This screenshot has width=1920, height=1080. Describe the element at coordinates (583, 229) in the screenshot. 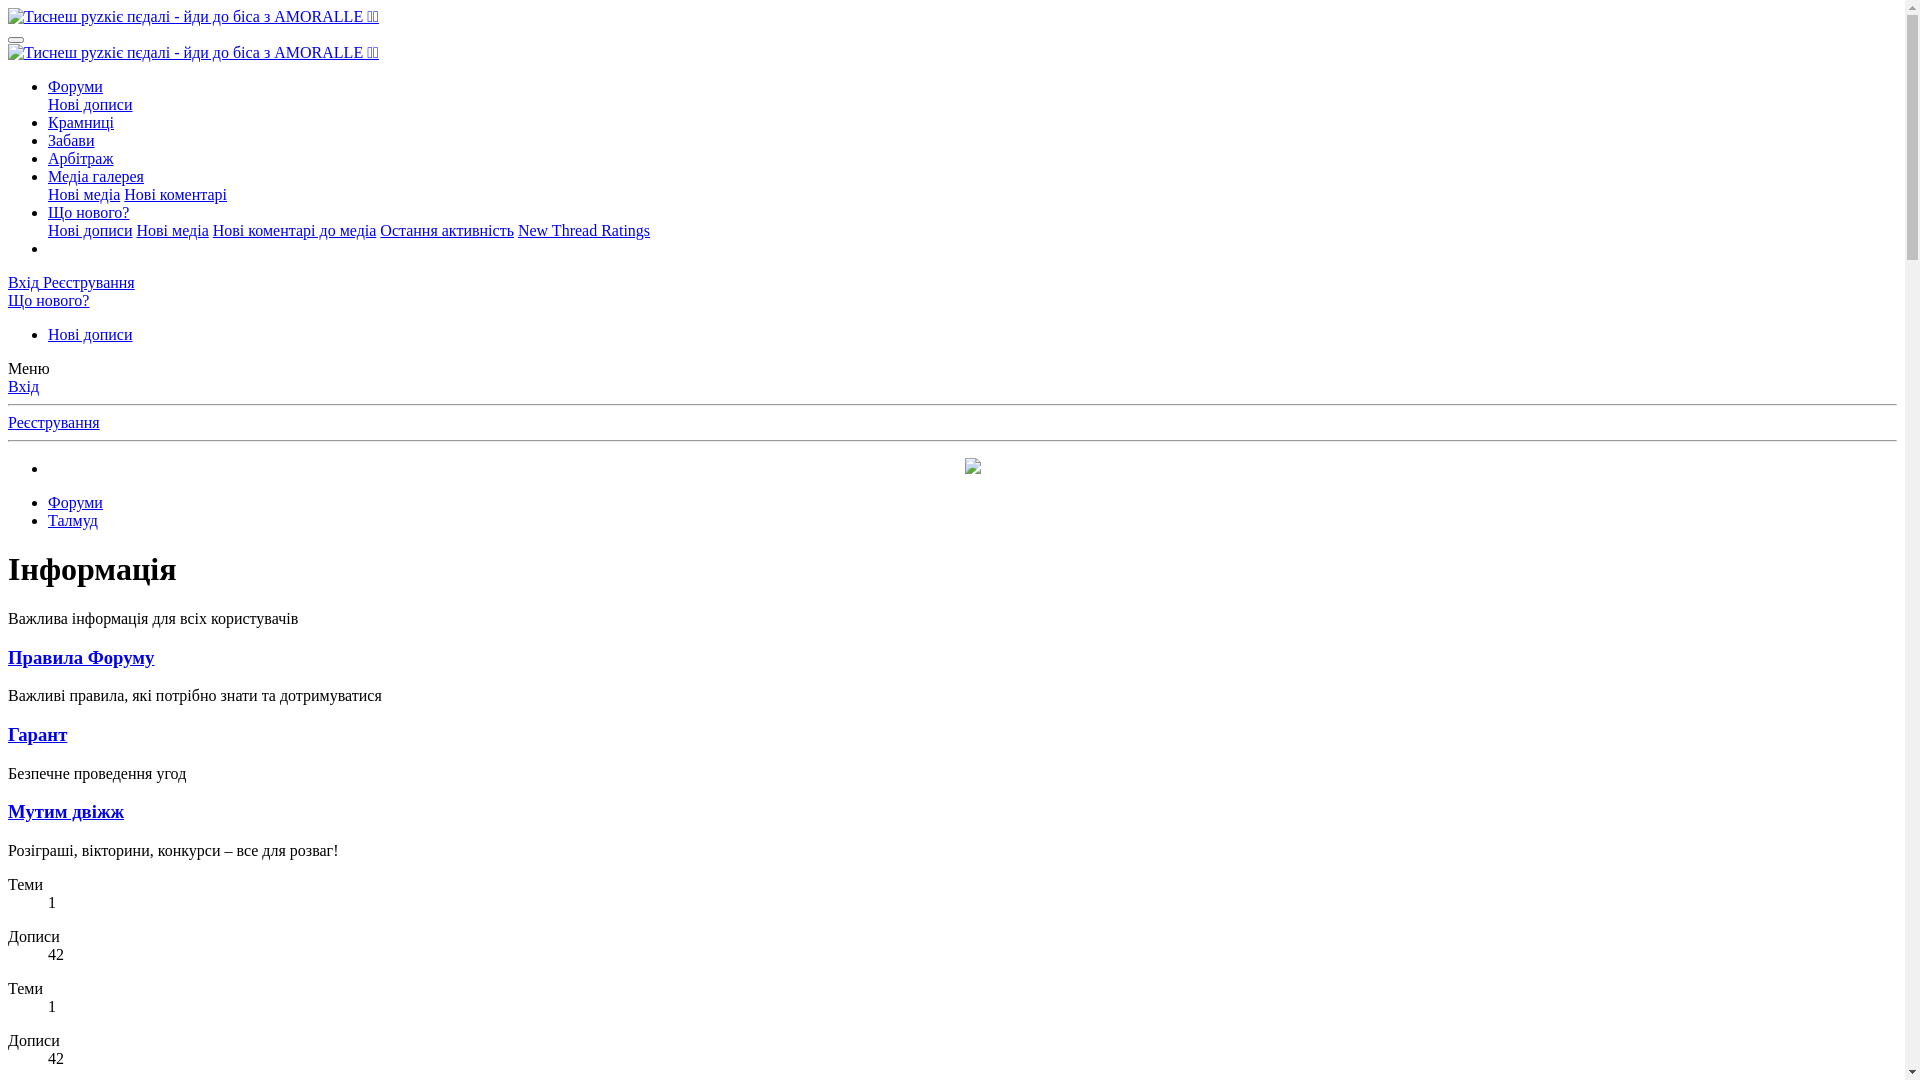

I see `'New Thread Ratings'` at that location.